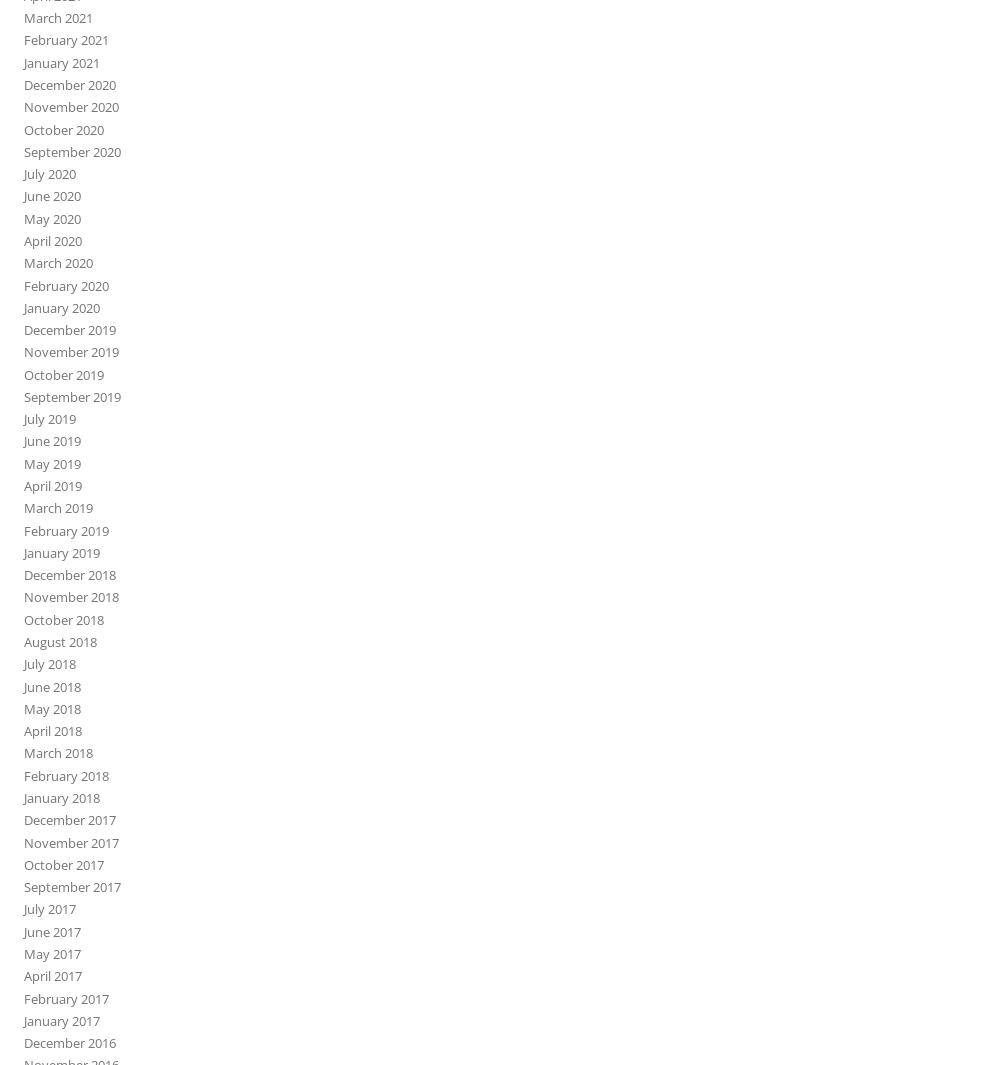  What do you see at coordinates (69, 329) in the screenshot?
I see `'December 2019'` at bounding box center [69, 329].